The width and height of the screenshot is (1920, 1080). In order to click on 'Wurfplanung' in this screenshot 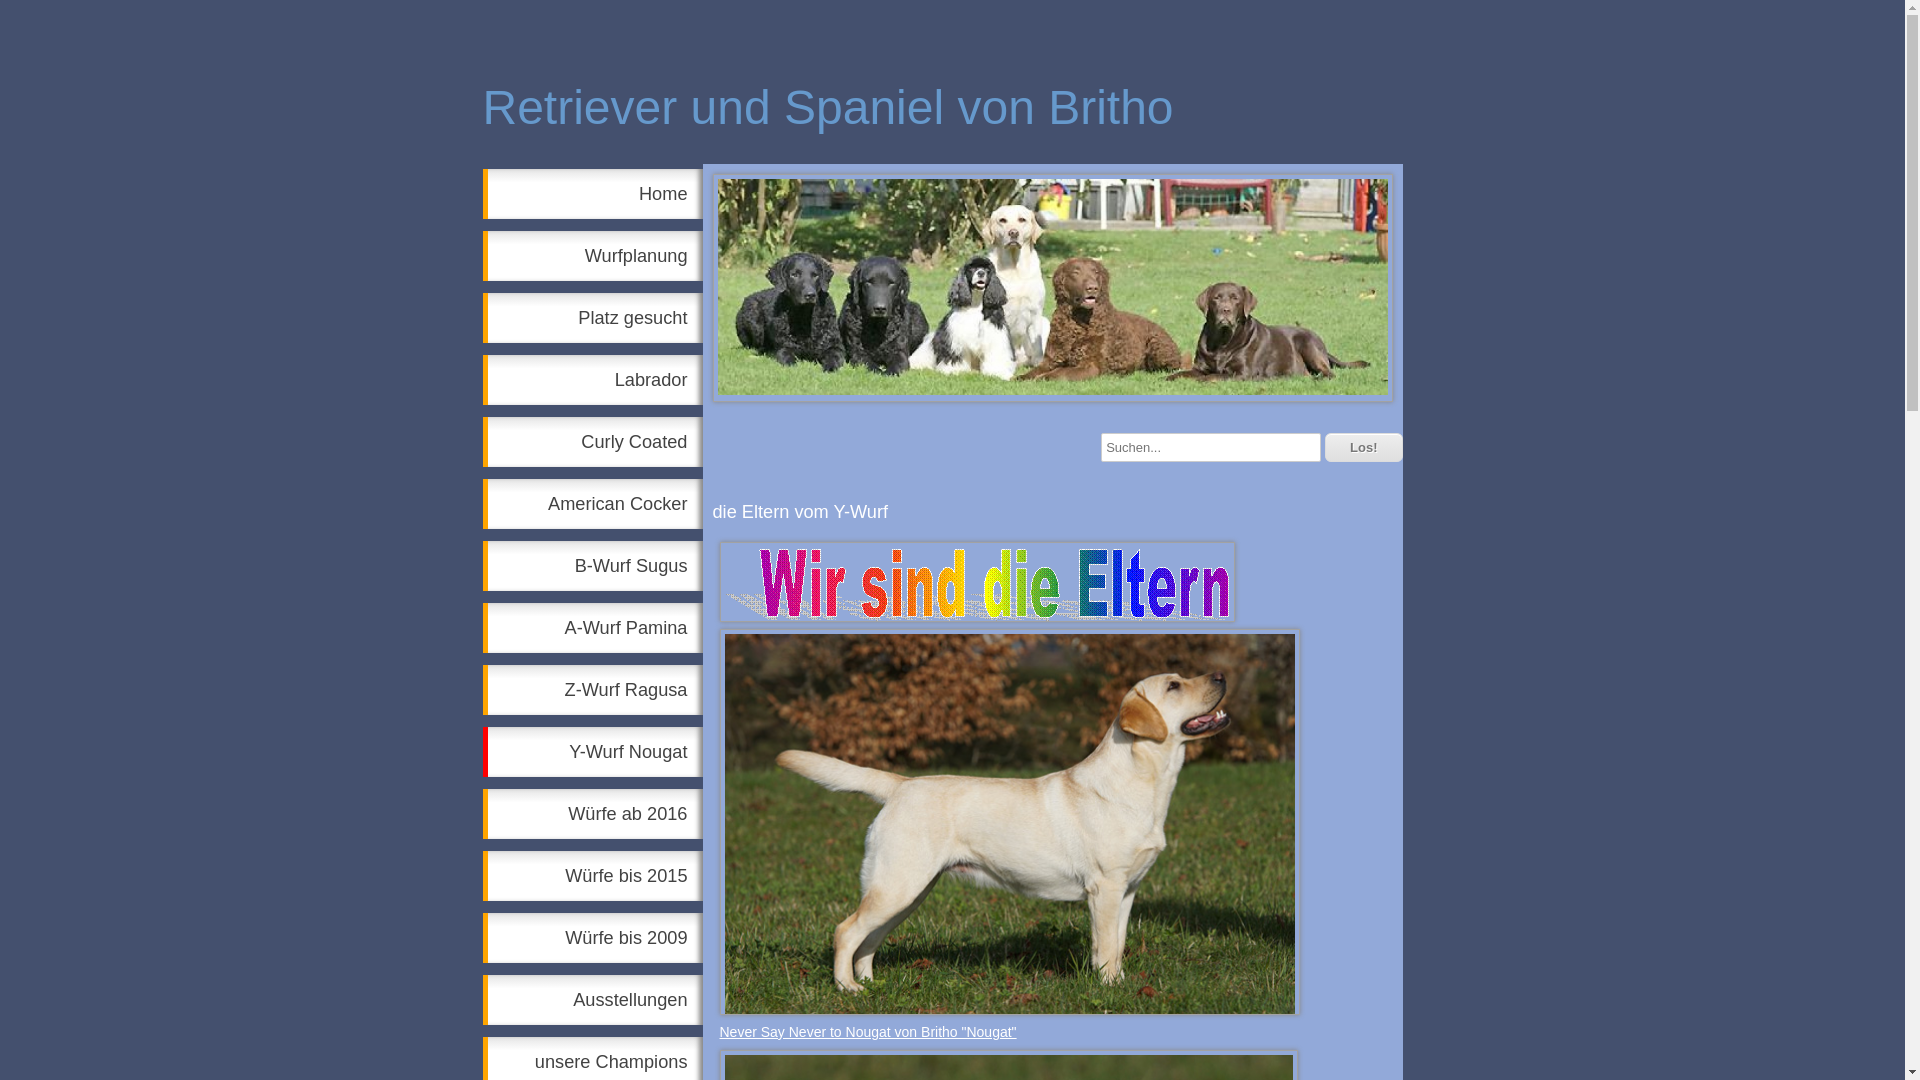, I will do `click(590, 254)`.